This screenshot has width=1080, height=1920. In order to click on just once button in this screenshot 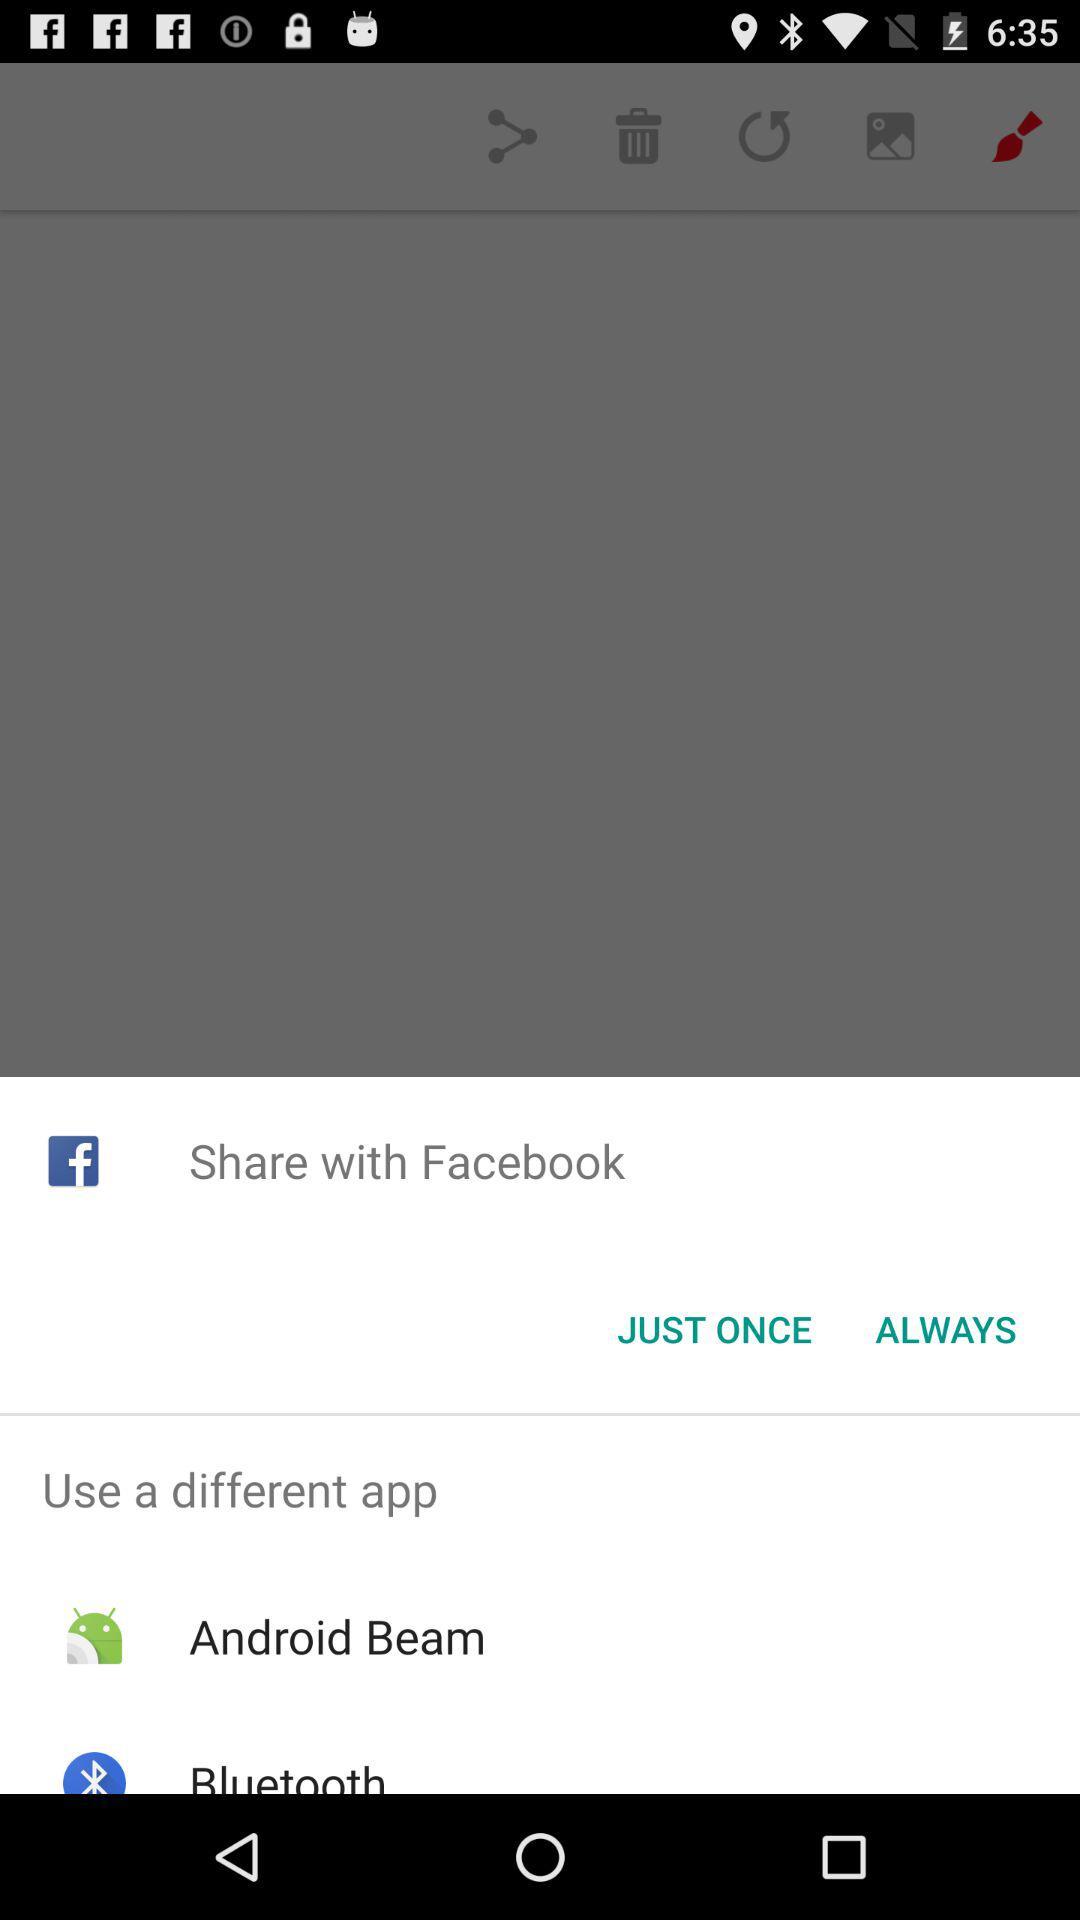, I will do `click(713, 1329)`.